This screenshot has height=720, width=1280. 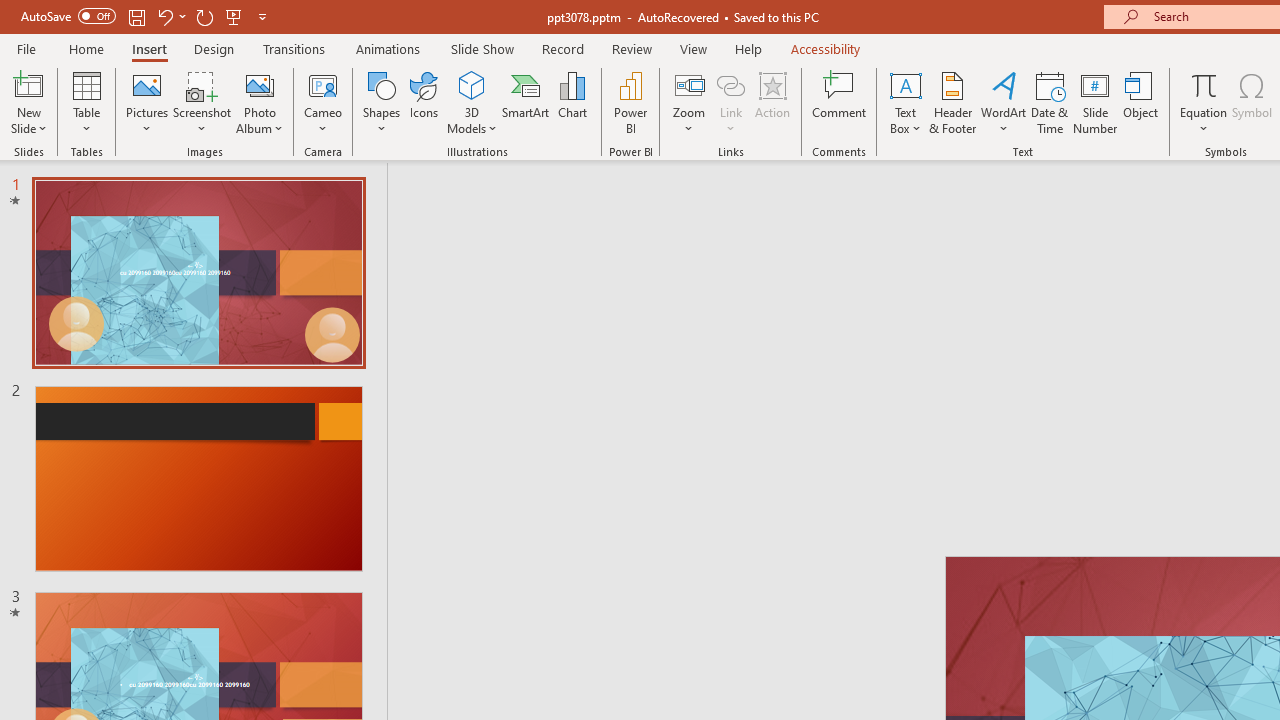 I want to click on 'Date & Time...', so click(x=1049, y=103).